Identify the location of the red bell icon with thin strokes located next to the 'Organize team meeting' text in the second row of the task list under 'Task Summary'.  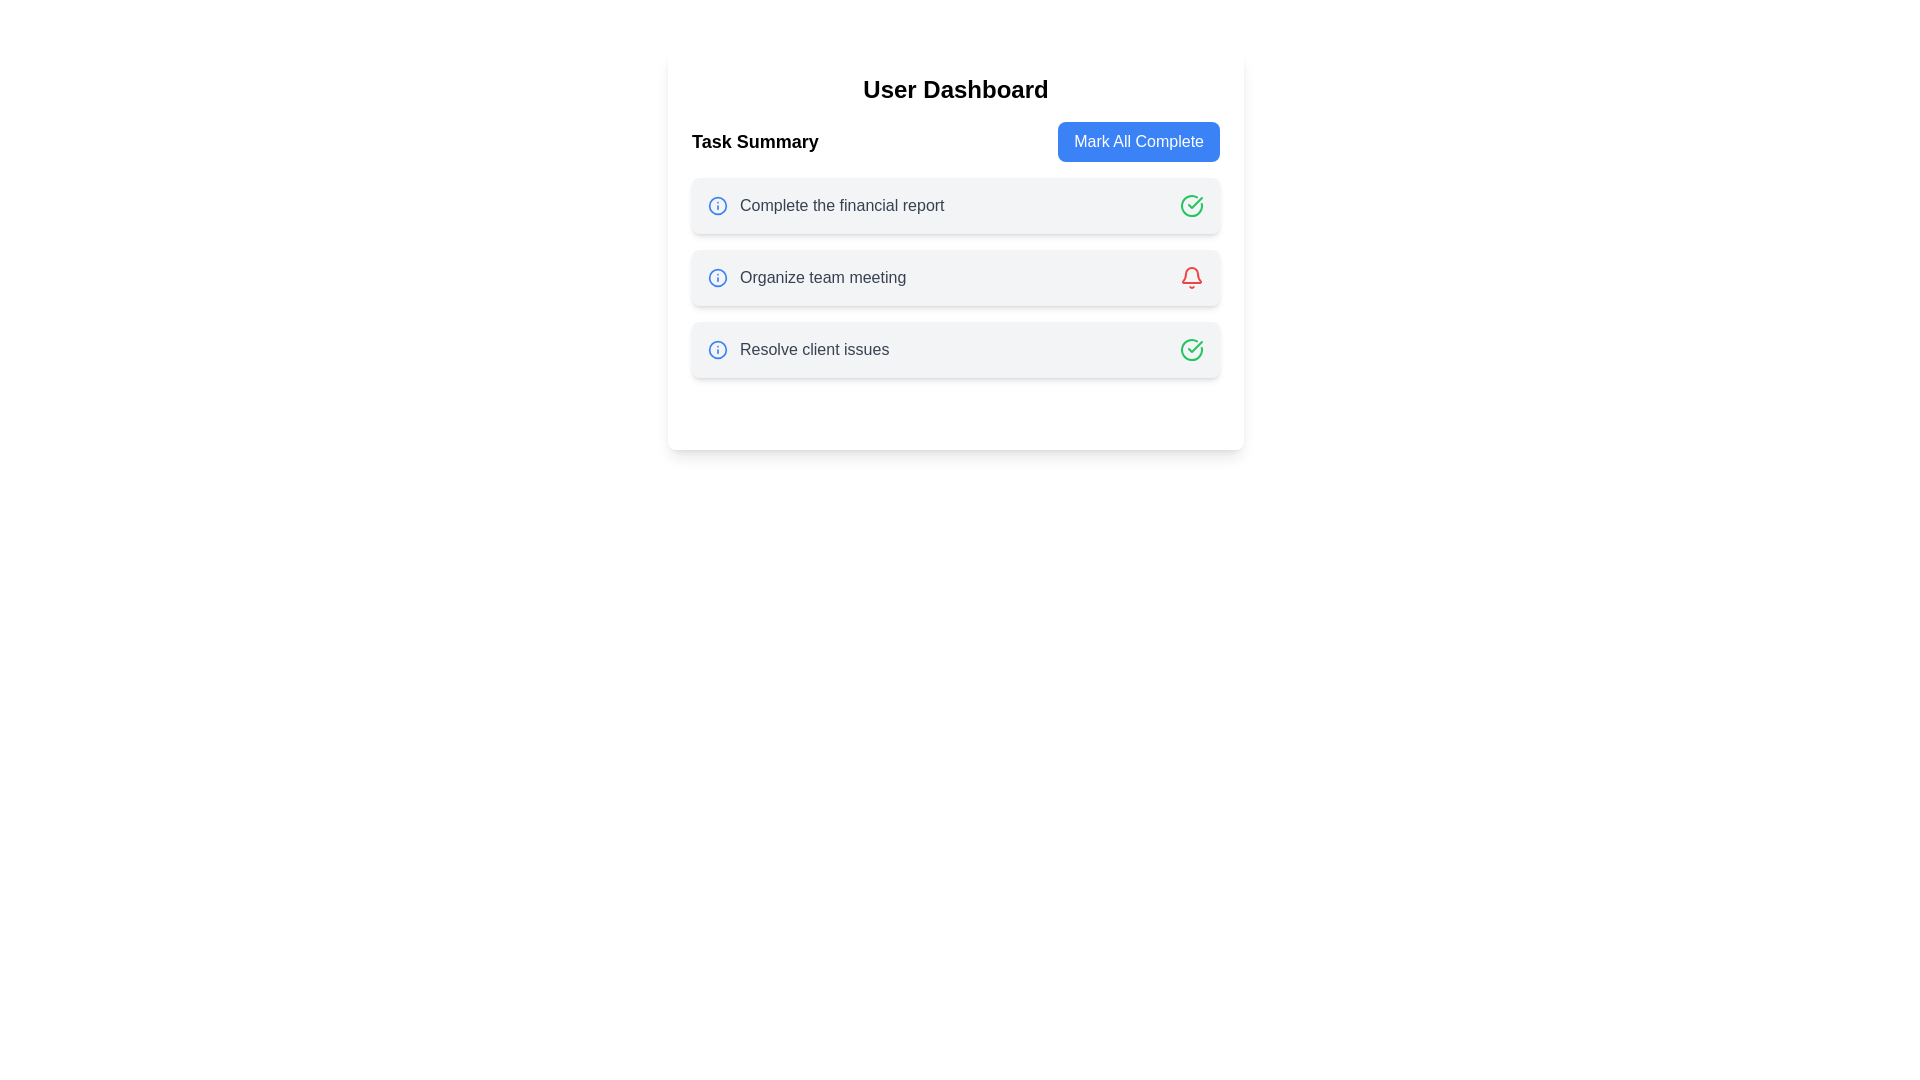
(1191, 277).